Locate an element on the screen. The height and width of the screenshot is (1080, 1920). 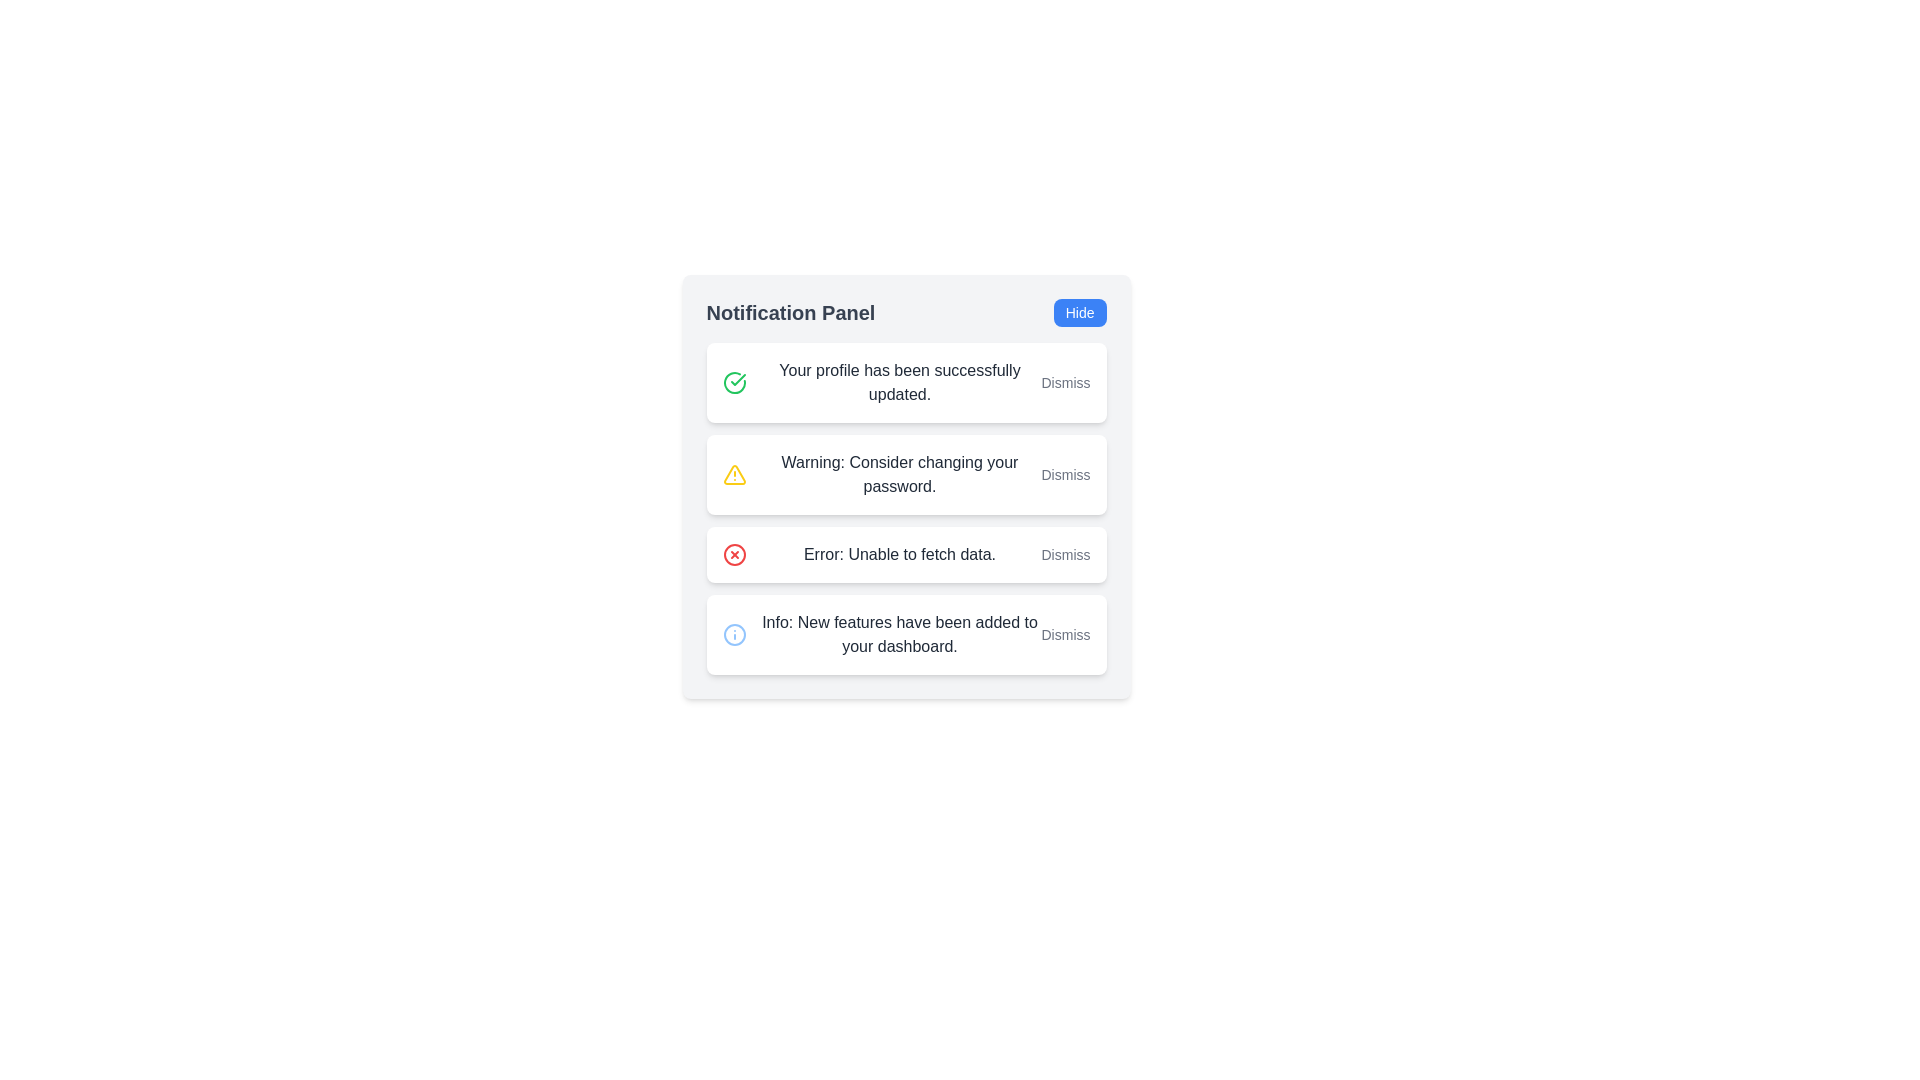
the dismiss link located on the far-right side of the notification message stating 'Your profile has been successfully updated.' is located at coordinates (1064, 382).